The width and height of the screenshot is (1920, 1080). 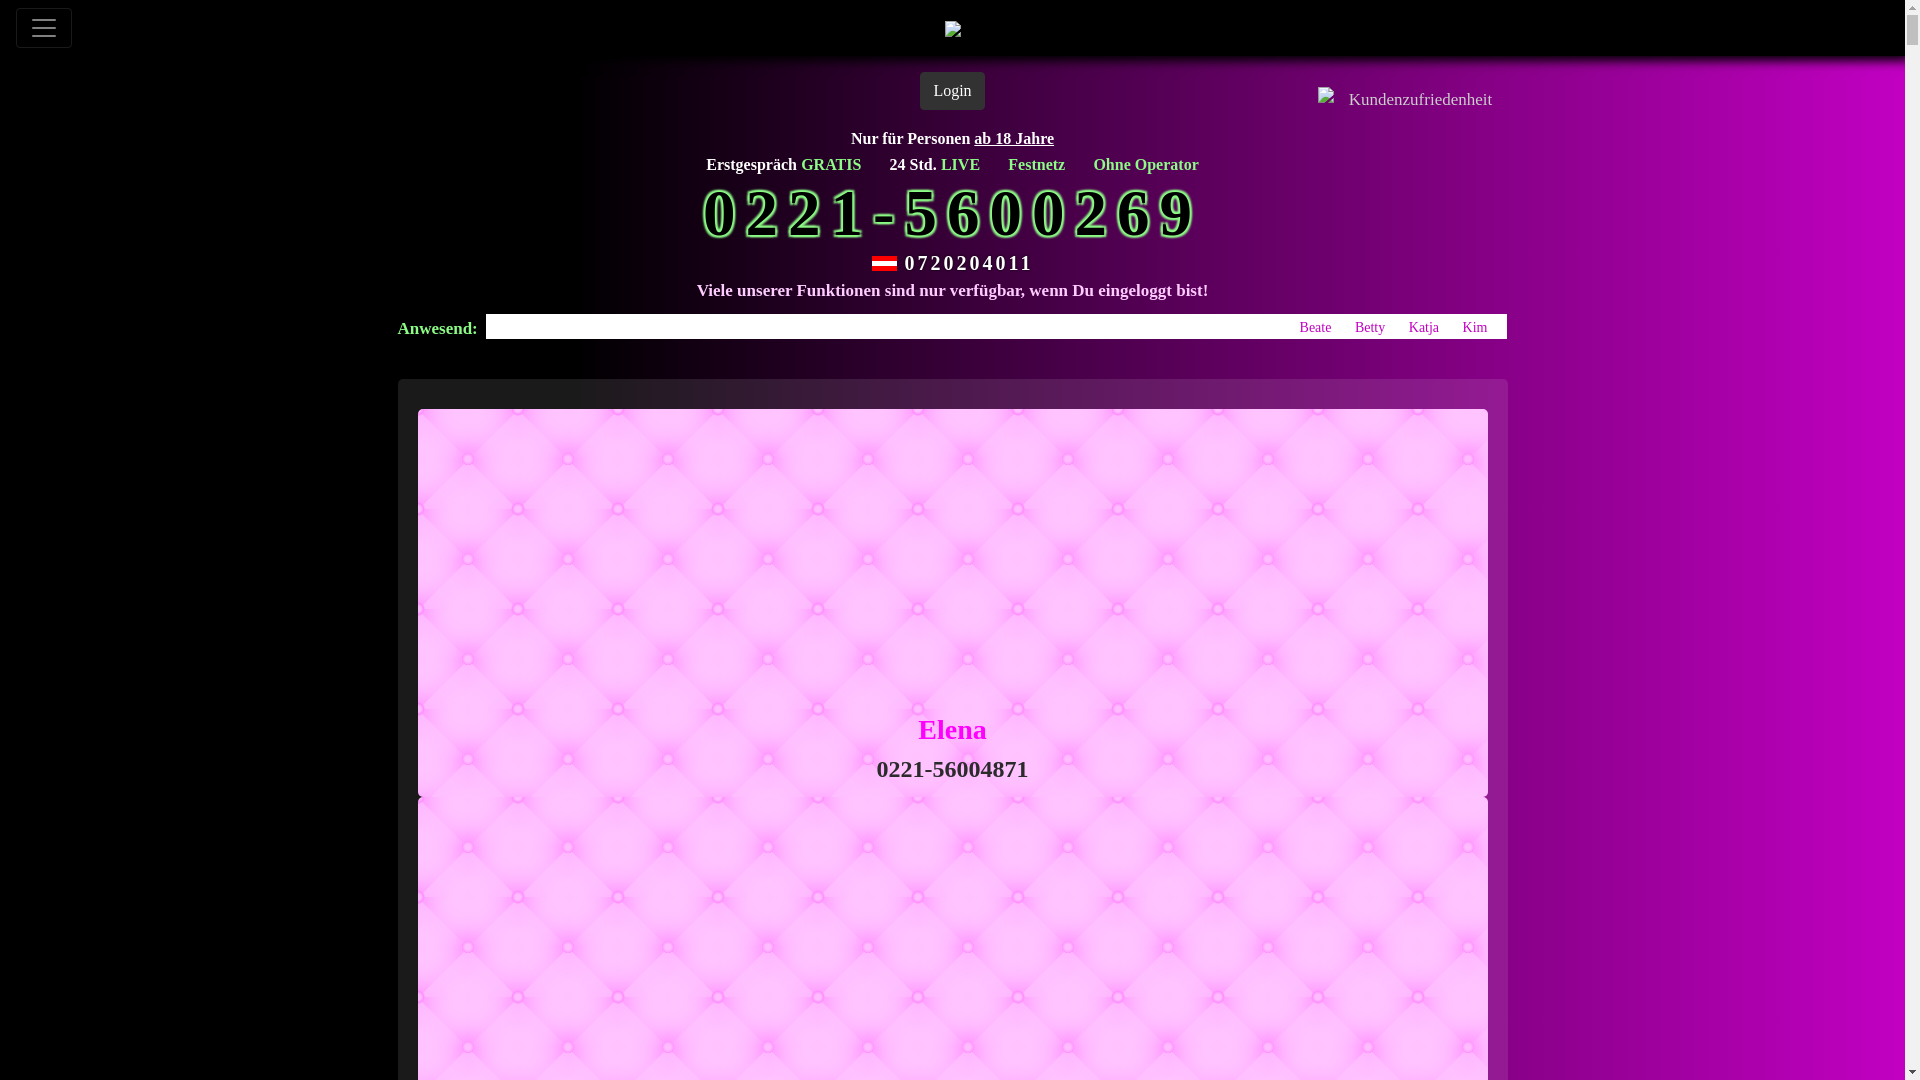 I want to click on 'Kim', so click(x=1475, y=326).